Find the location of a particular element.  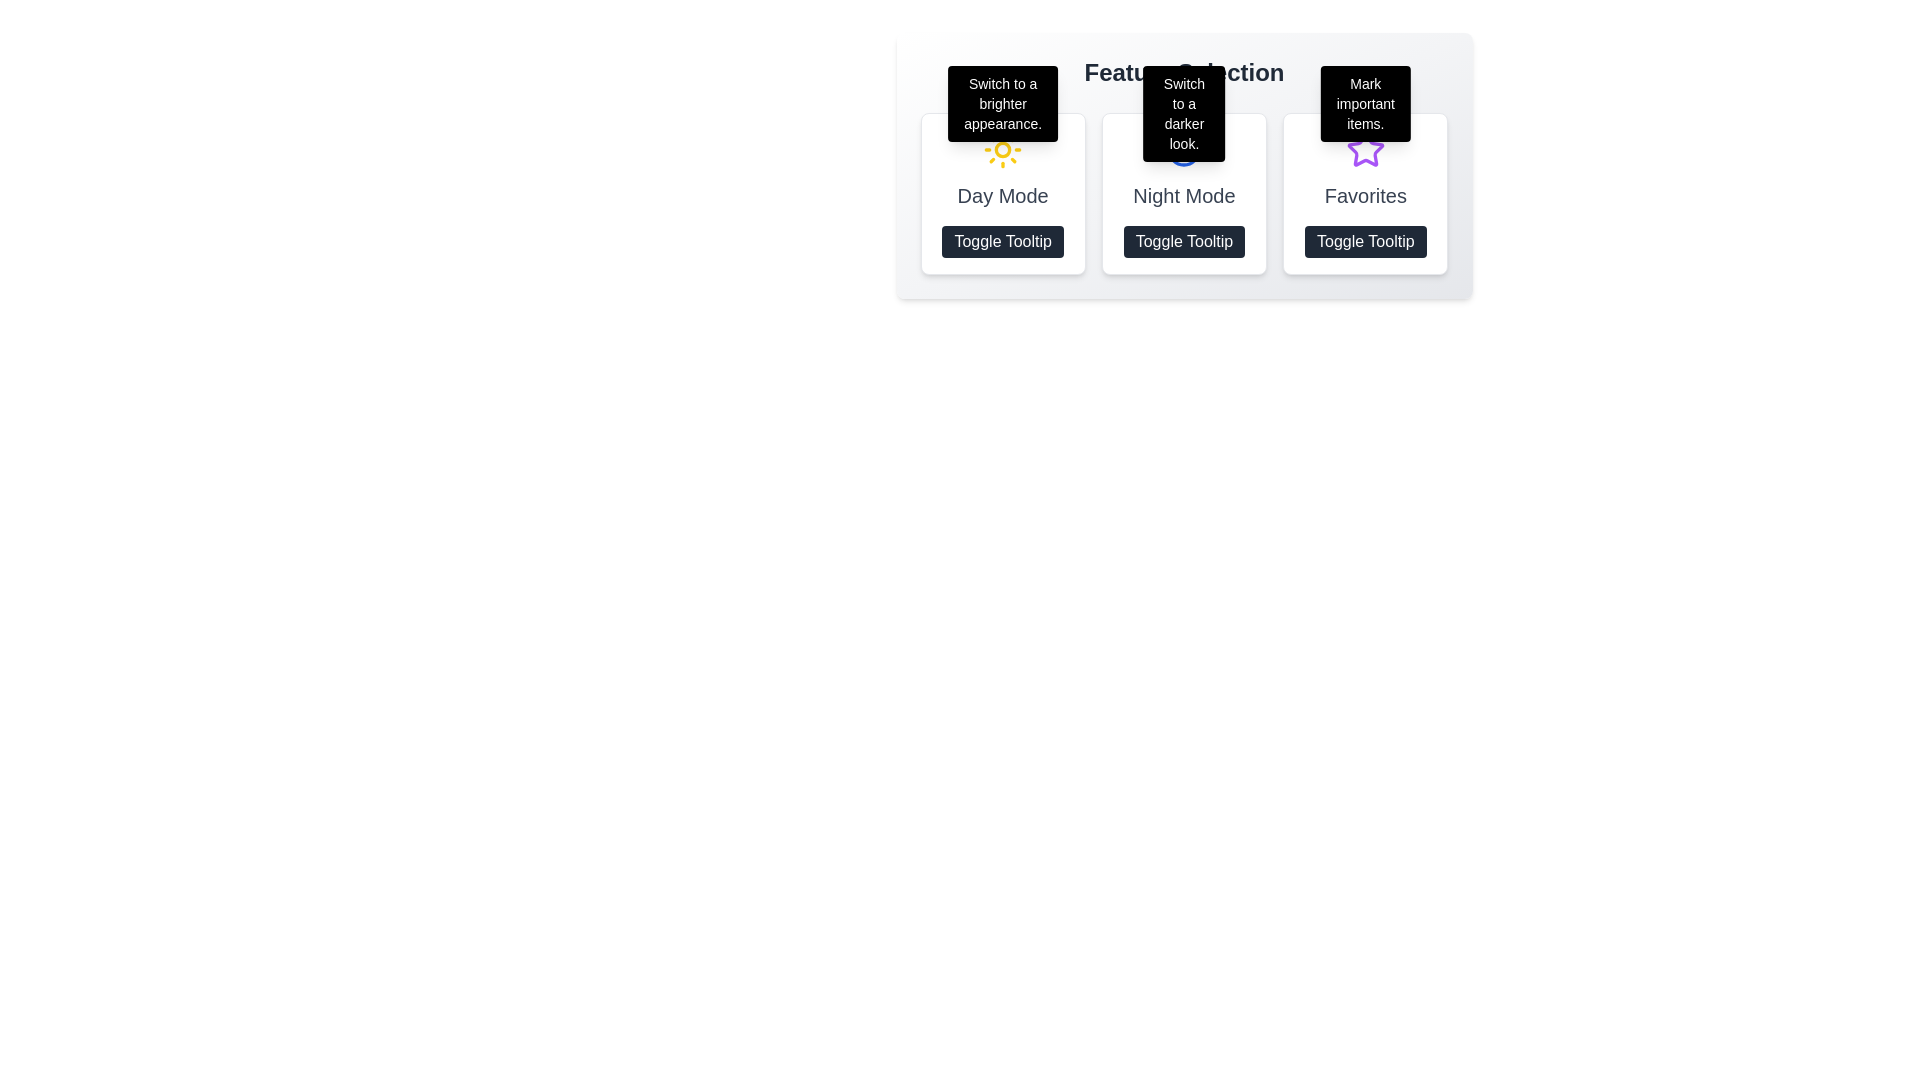

the sun icon, which resembles a circular sun symbol with radial lines is located at coordinates (1003, 149).